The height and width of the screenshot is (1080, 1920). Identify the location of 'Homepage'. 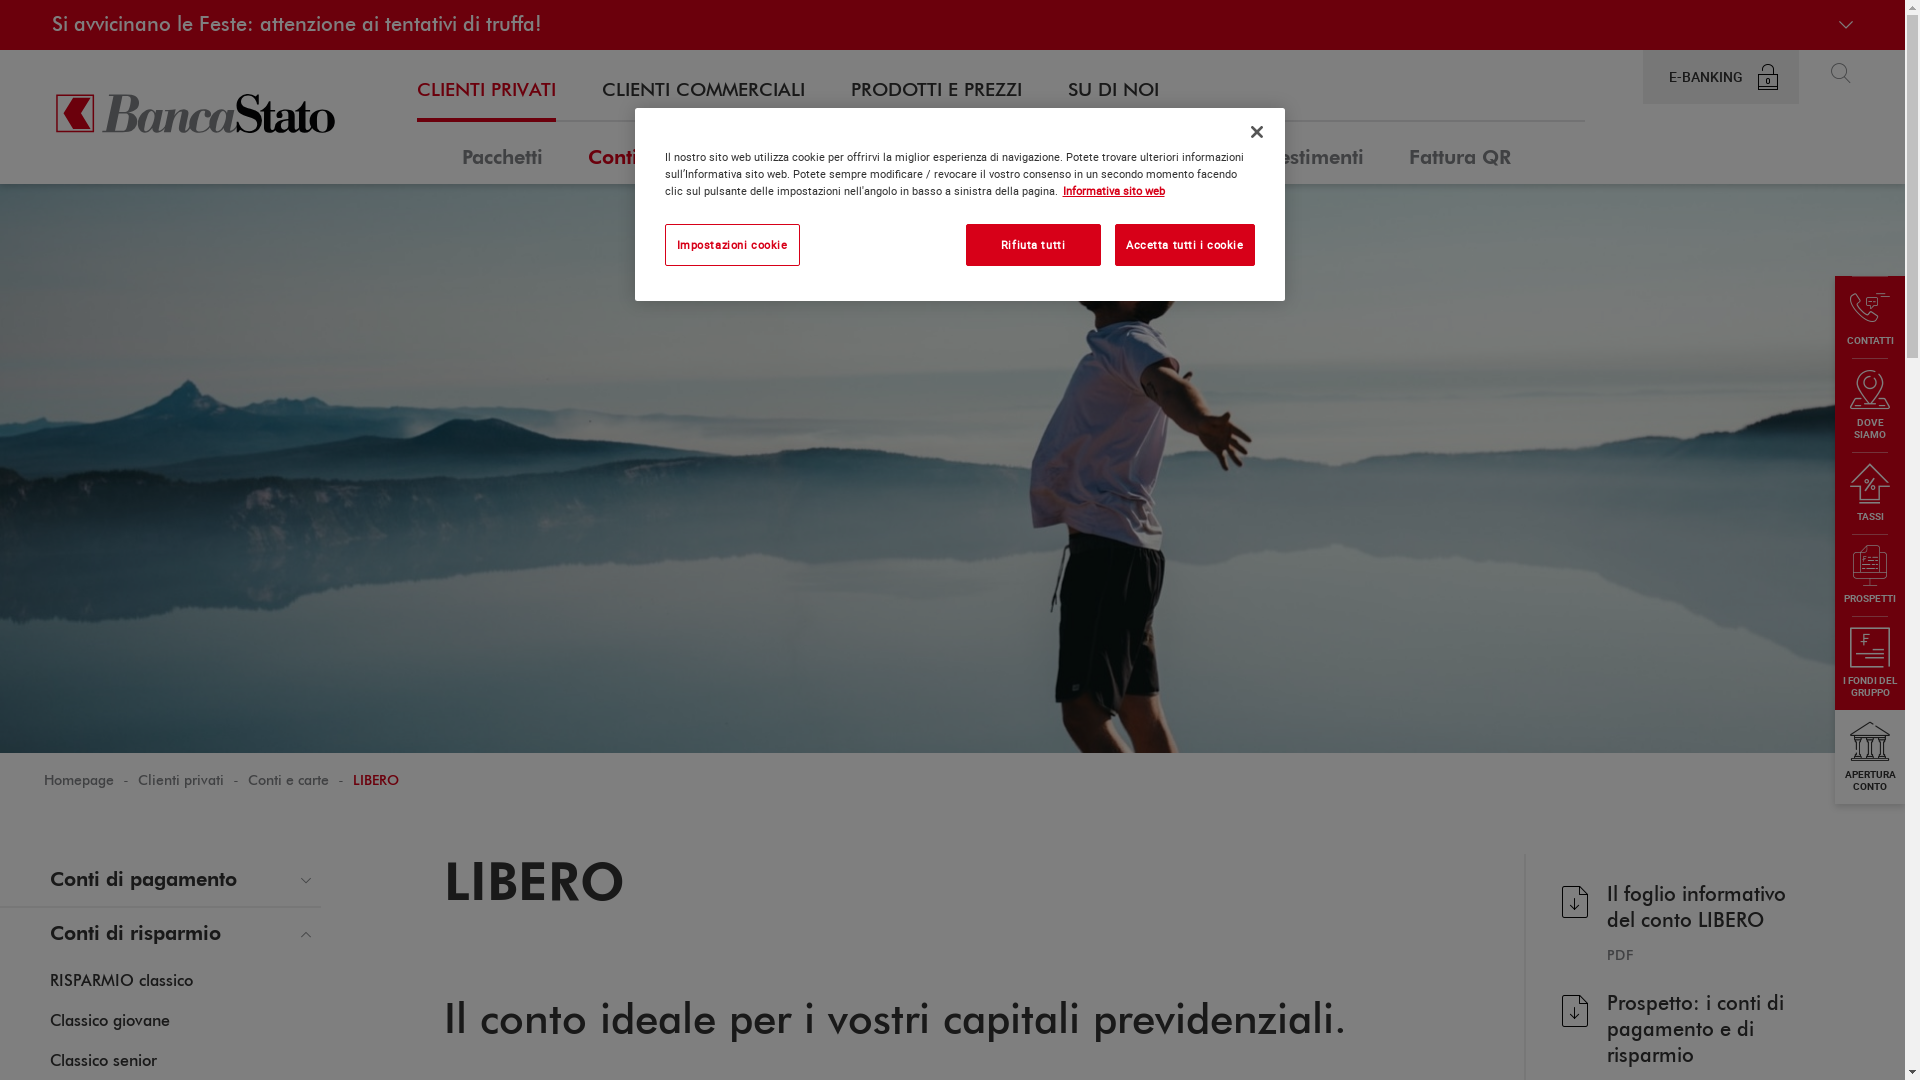
(78, 779).